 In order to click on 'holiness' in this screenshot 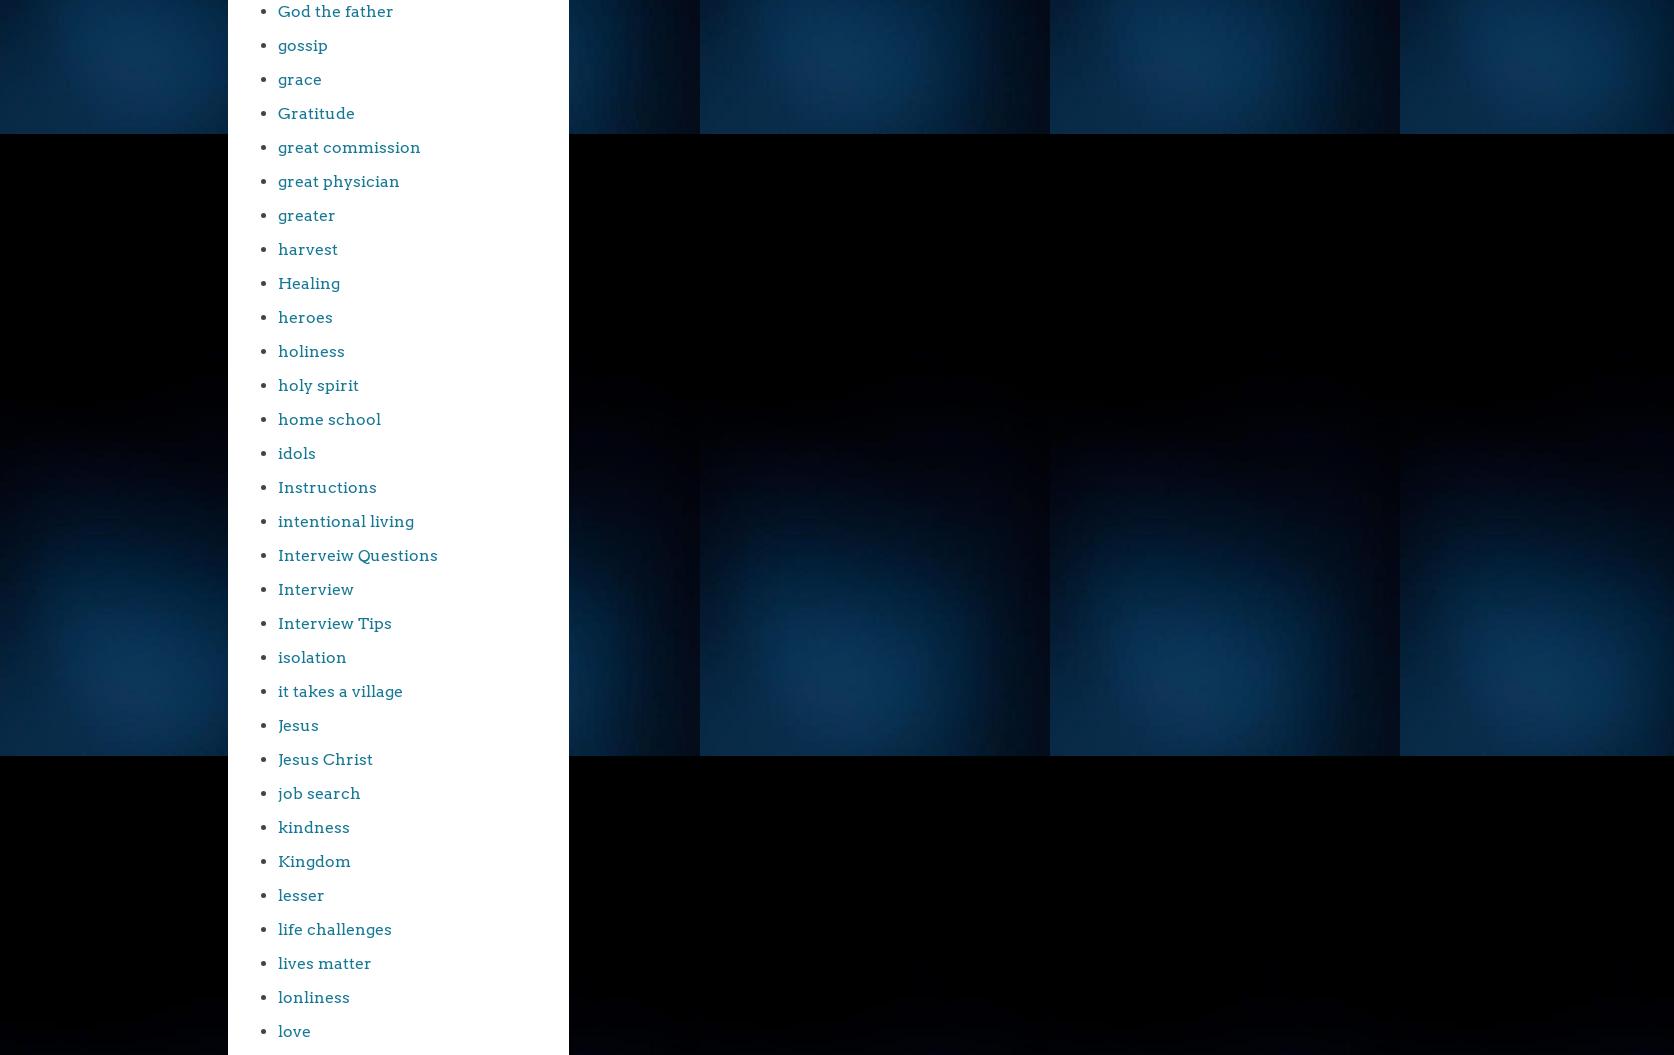, I will do `click(277, 350)`.